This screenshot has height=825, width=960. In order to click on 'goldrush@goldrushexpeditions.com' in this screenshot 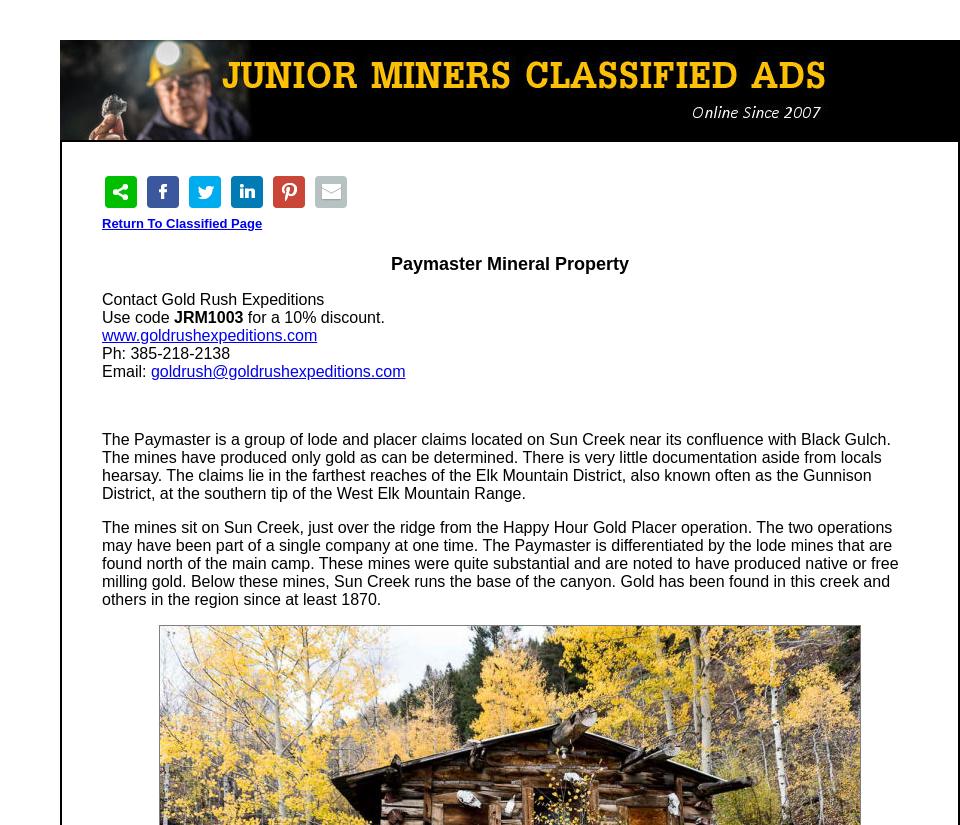, I will do `click(276, 371)`.